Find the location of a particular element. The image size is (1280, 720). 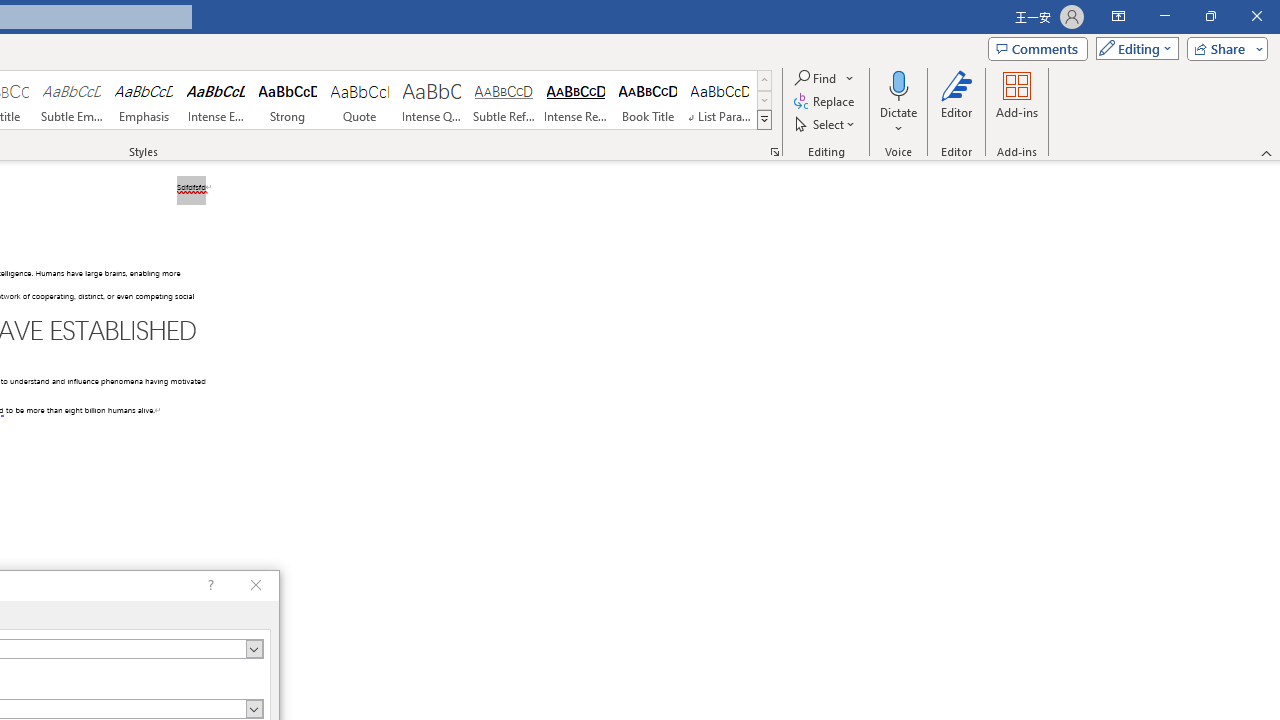

'Collapse the Ribbon' is located at coordinates (1266, 152).